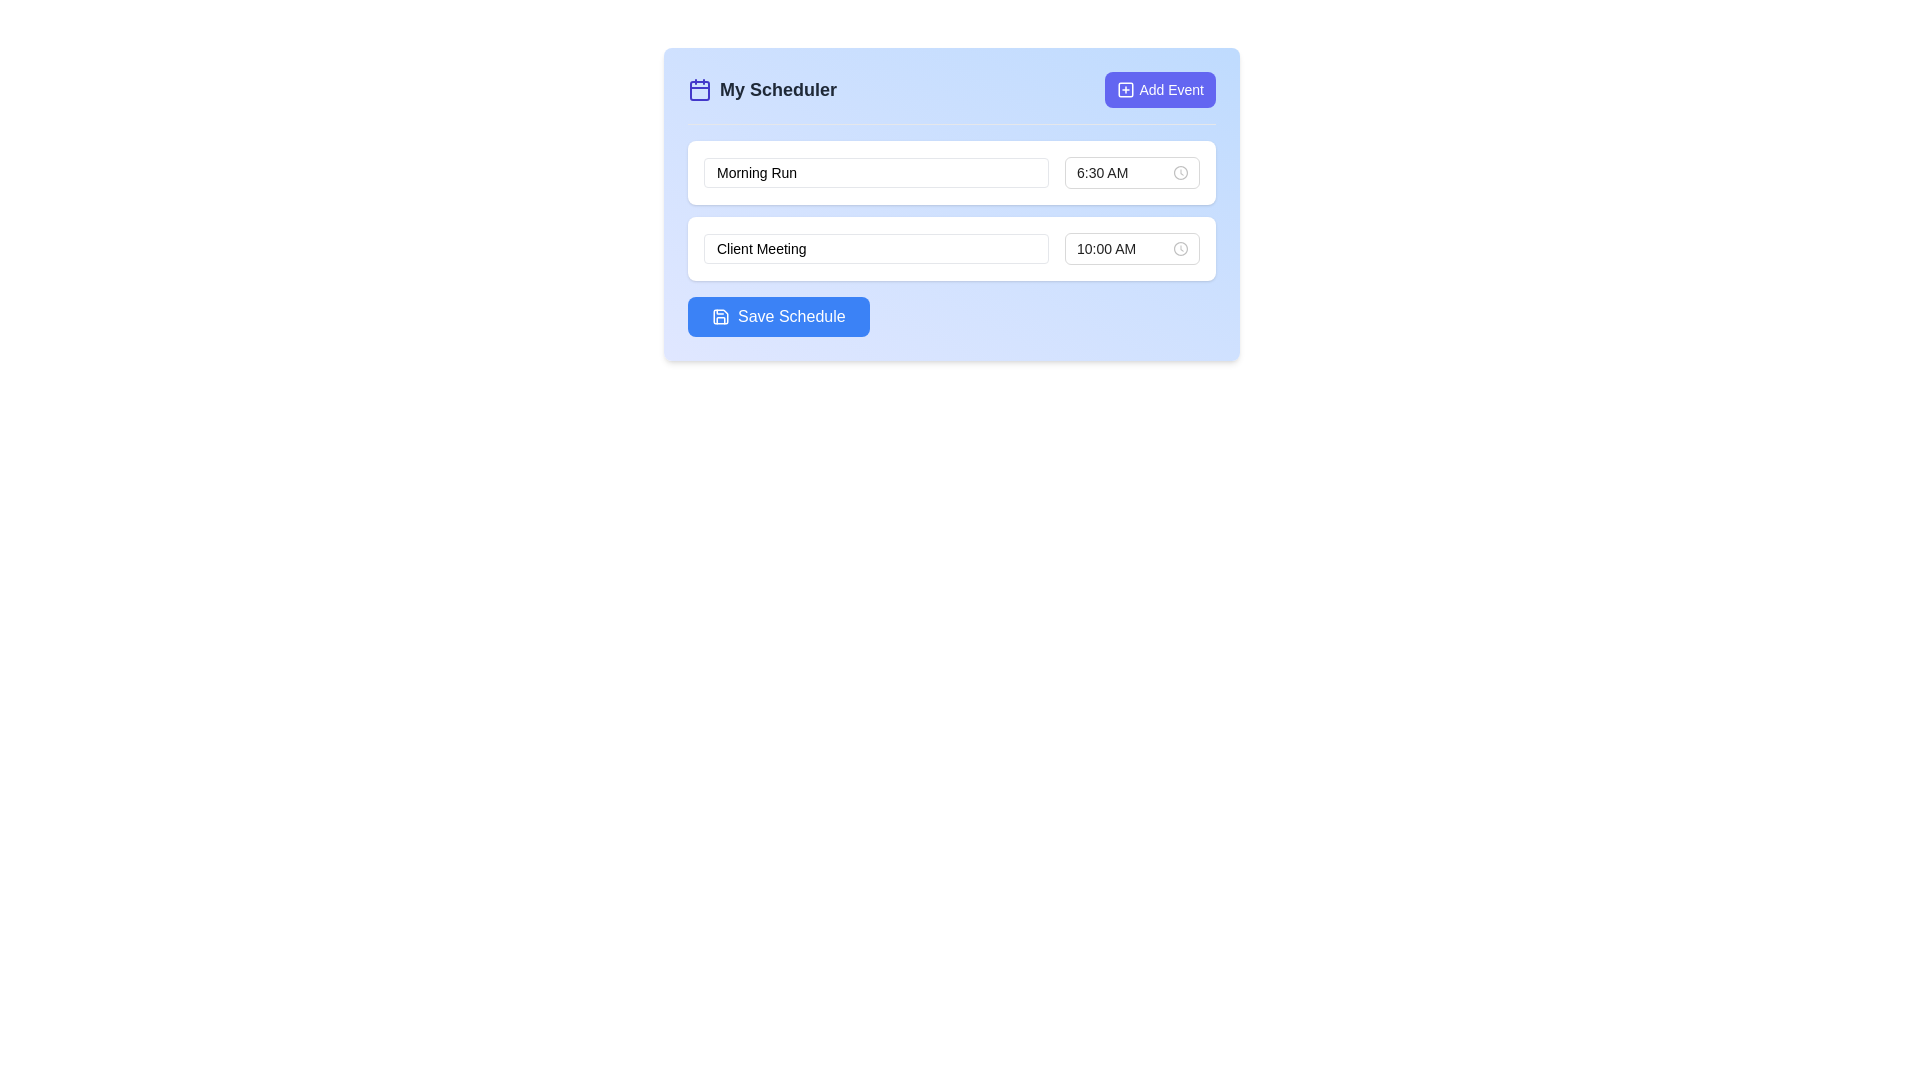 The image size is (1920, 1080). What do you see at coordinates (1160, 88) in the screenshot?
I see `the button located` at bounding box center [1160, 88].